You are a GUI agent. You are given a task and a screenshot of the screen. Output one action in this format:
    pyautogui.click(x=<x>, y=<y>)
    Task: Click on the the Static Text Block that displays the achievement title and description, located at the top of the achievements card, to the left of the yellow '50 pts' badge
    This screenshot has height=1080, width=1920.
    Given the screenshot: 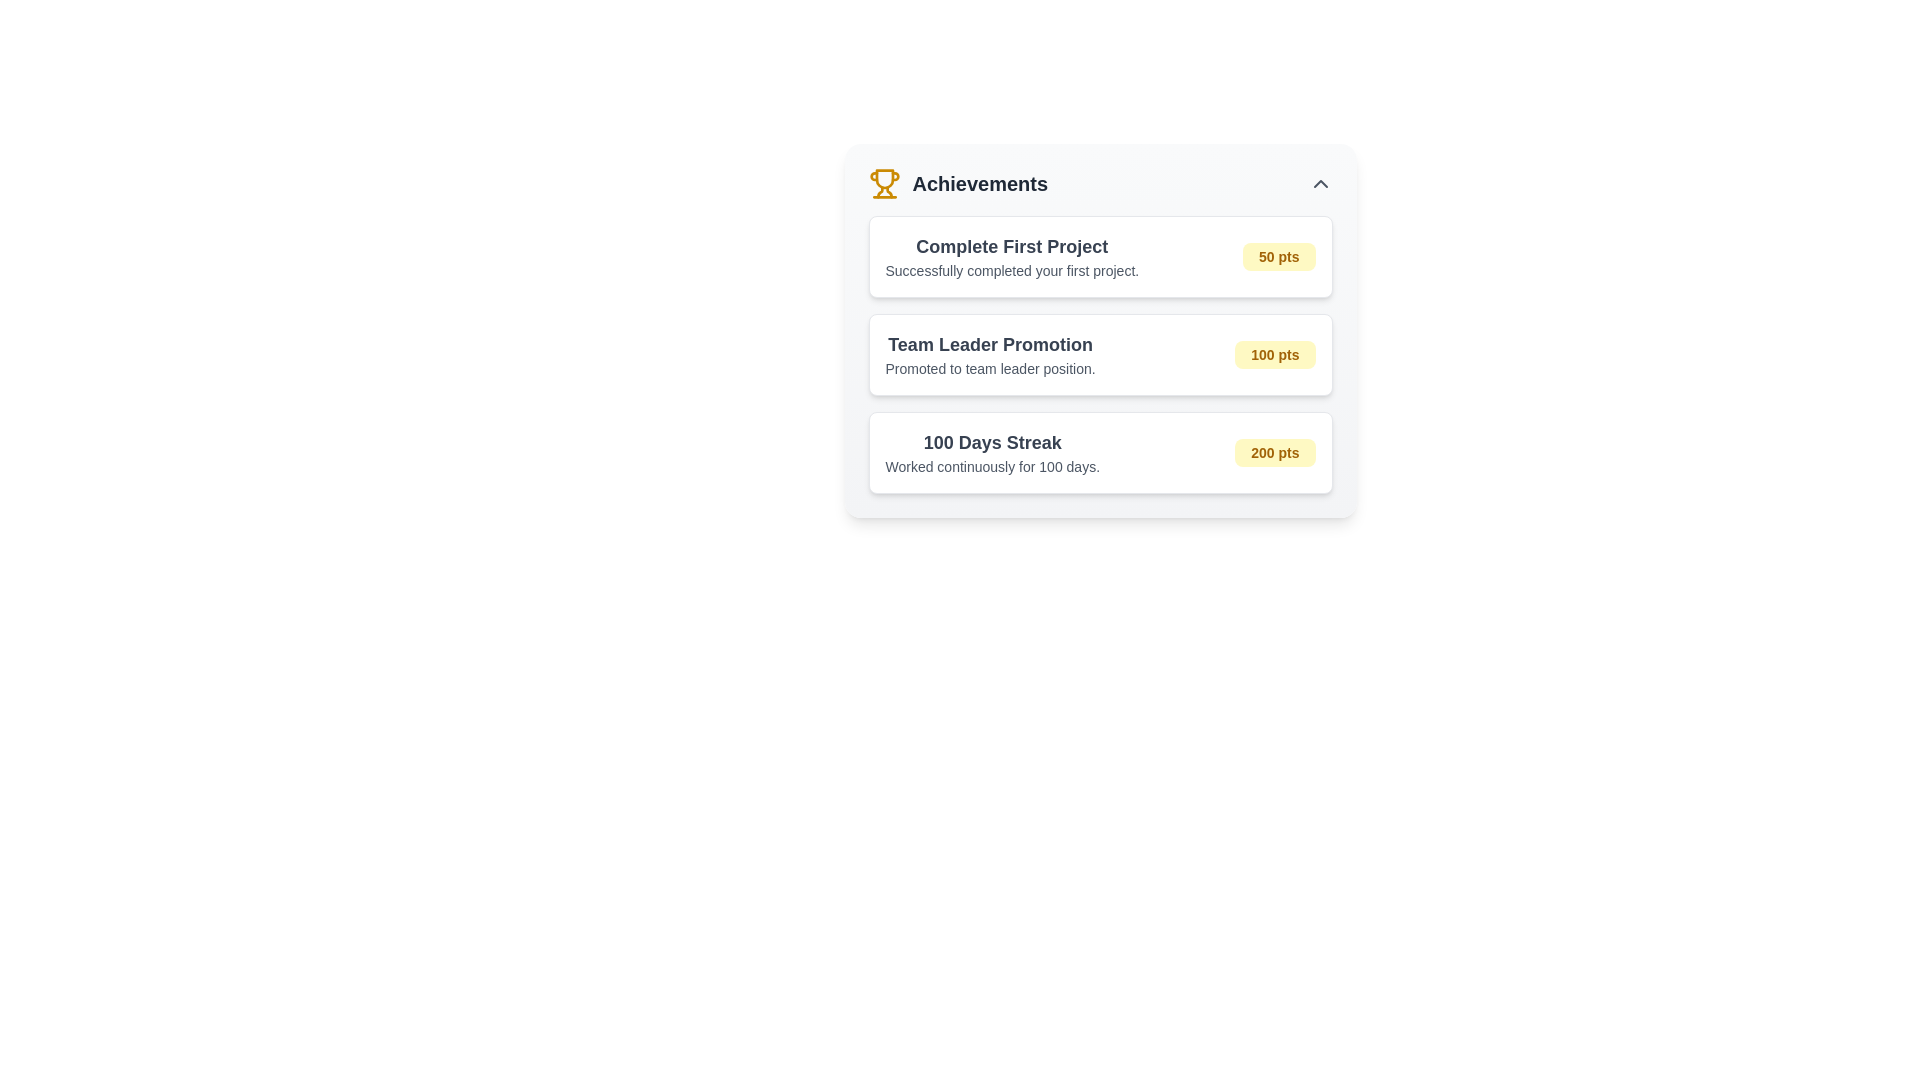 What is the action you would take?
    pyautogui.click(x=1012, y=256)
    